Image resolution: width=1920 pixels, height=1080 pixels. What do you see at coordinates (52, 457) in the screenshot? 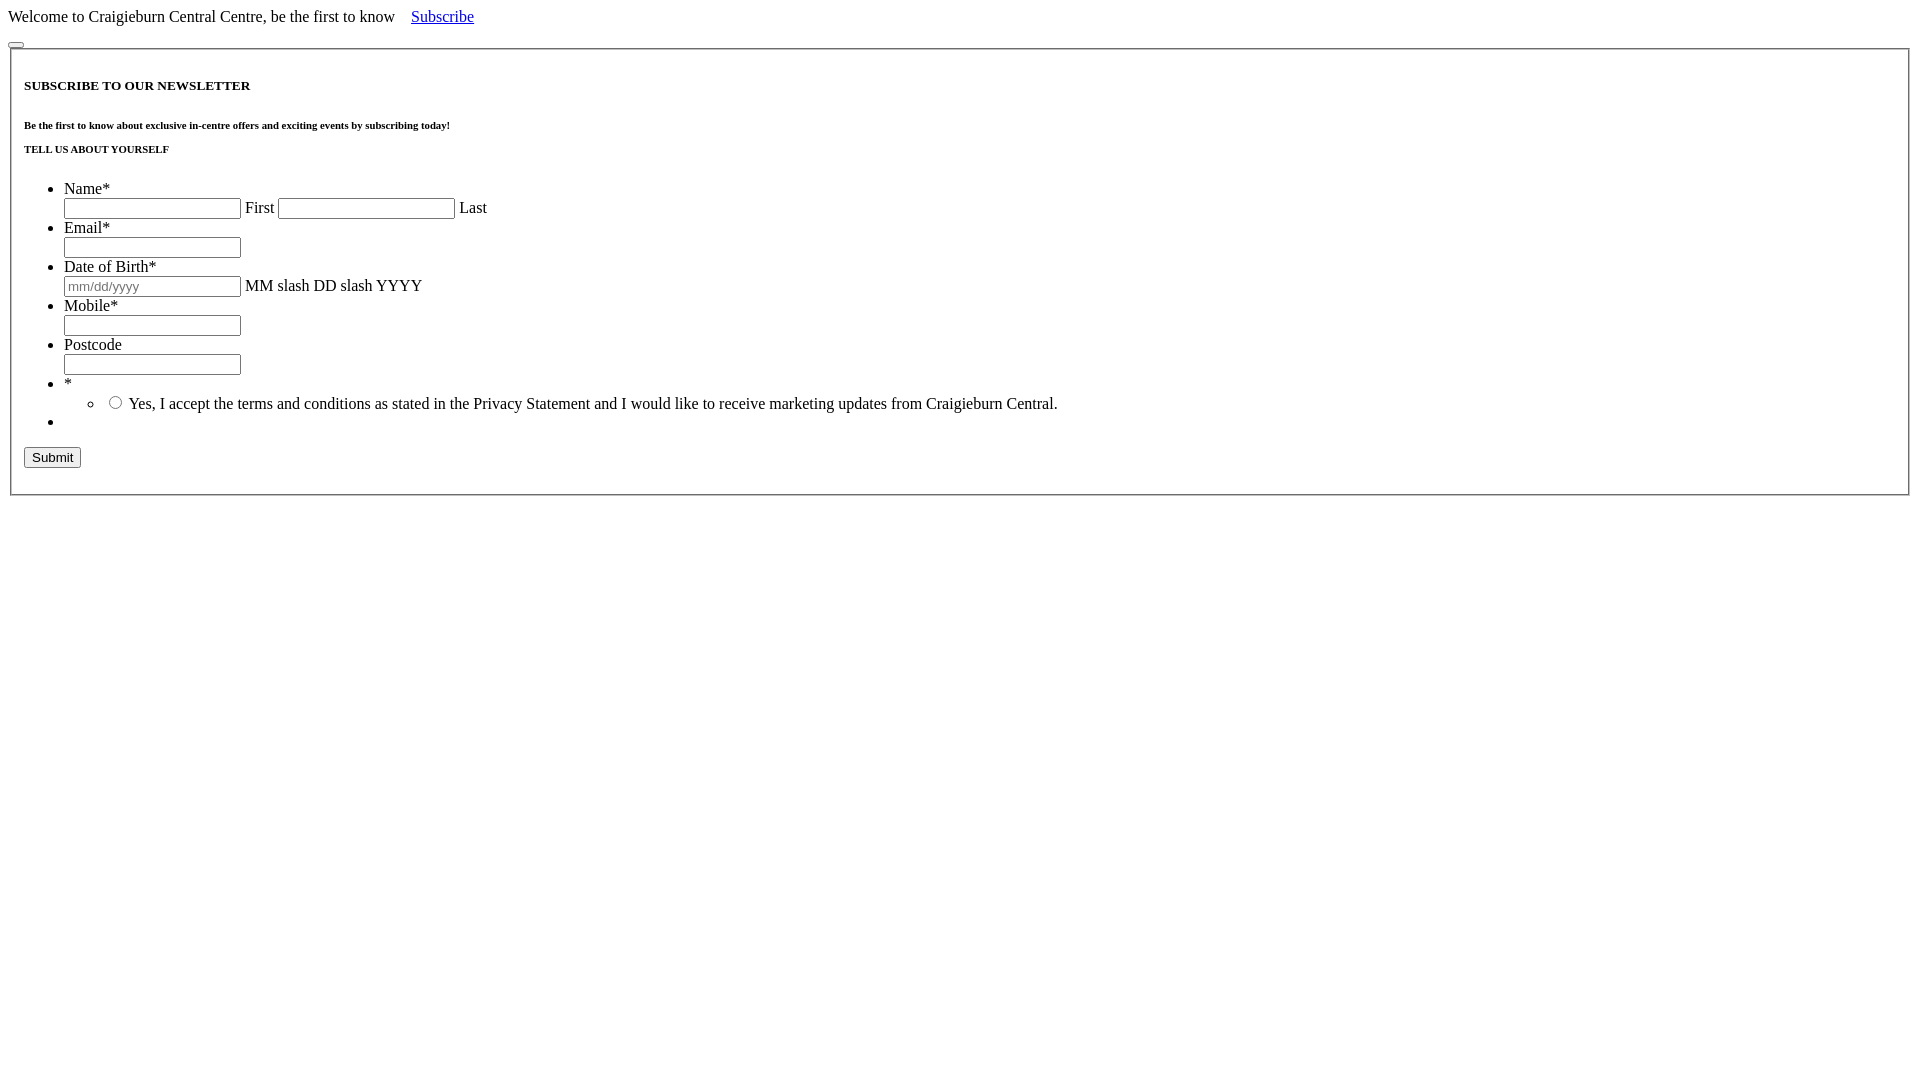
I see `'Submit'` at bounding box center [52, 457].